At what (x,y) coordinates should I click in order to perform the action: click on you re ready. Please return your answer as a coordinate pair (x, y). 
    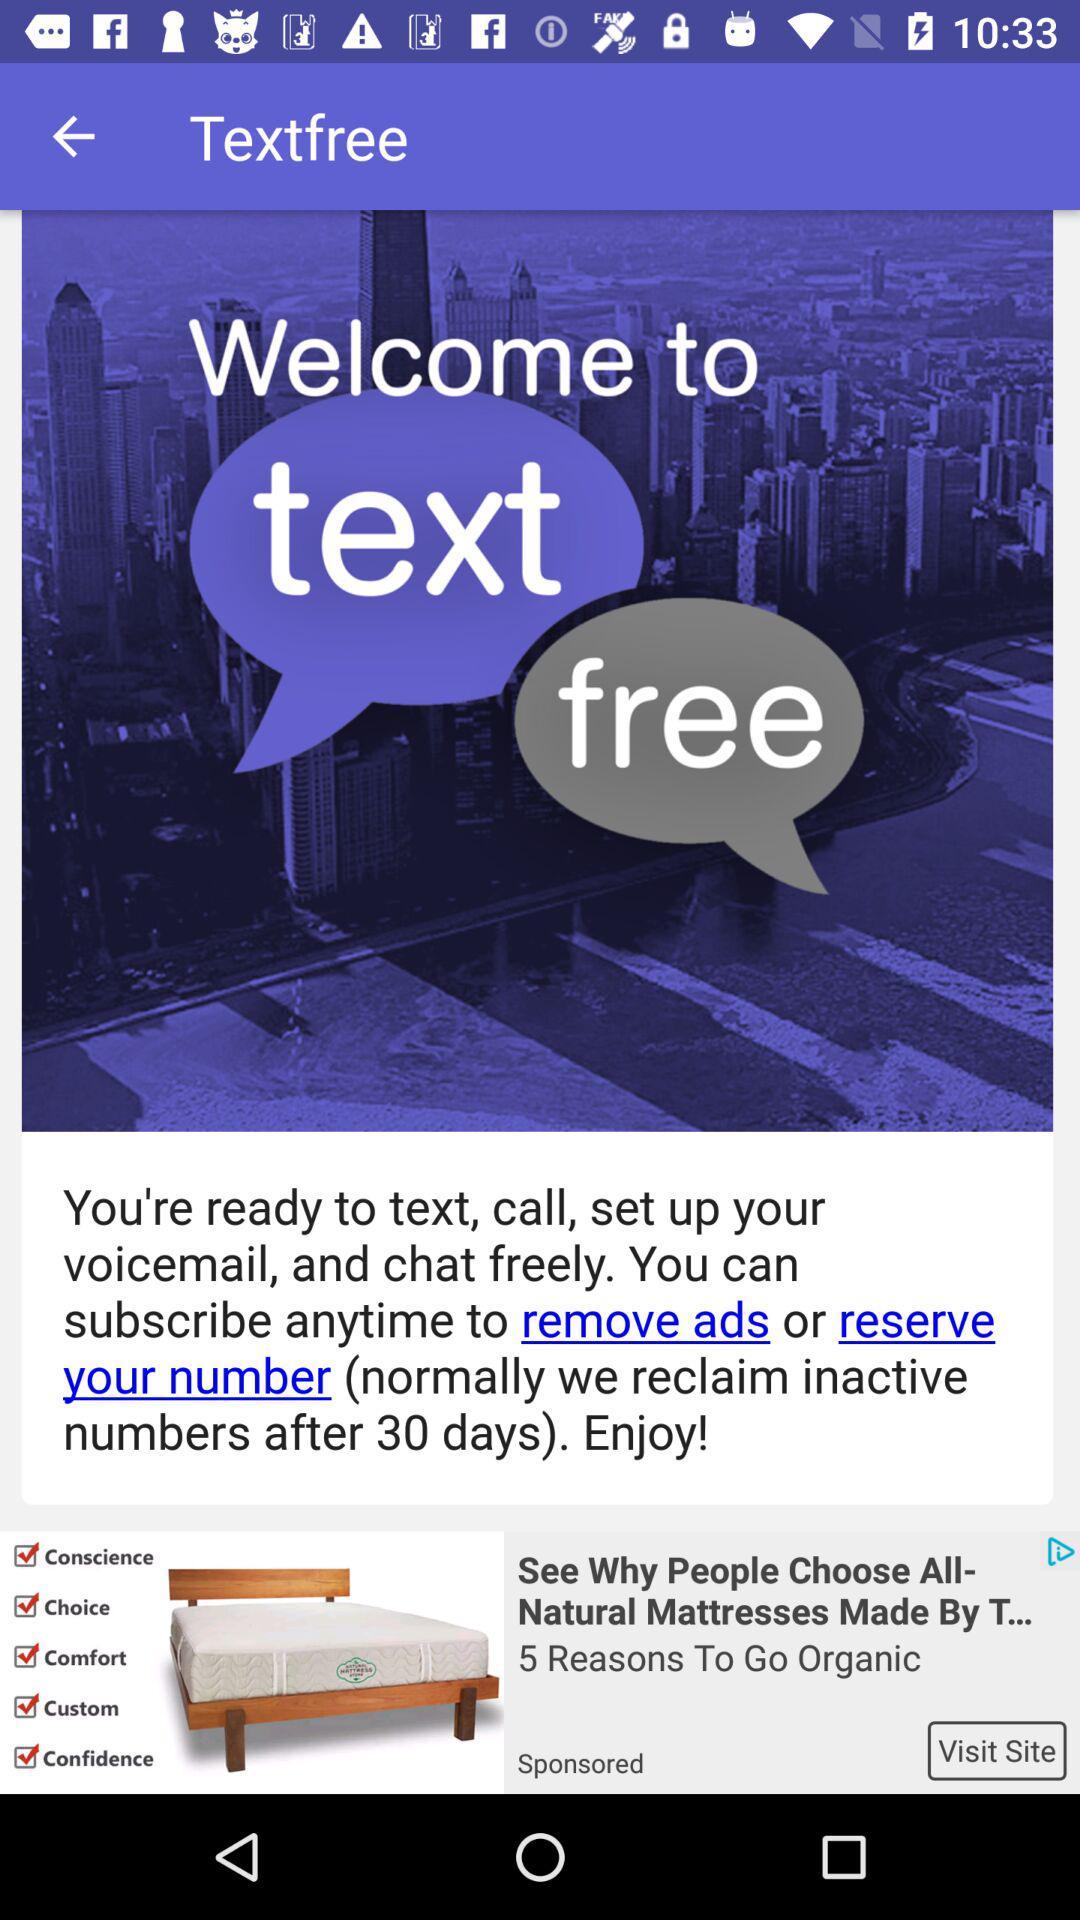
    Looking at the image, I should click on (525, 1318).